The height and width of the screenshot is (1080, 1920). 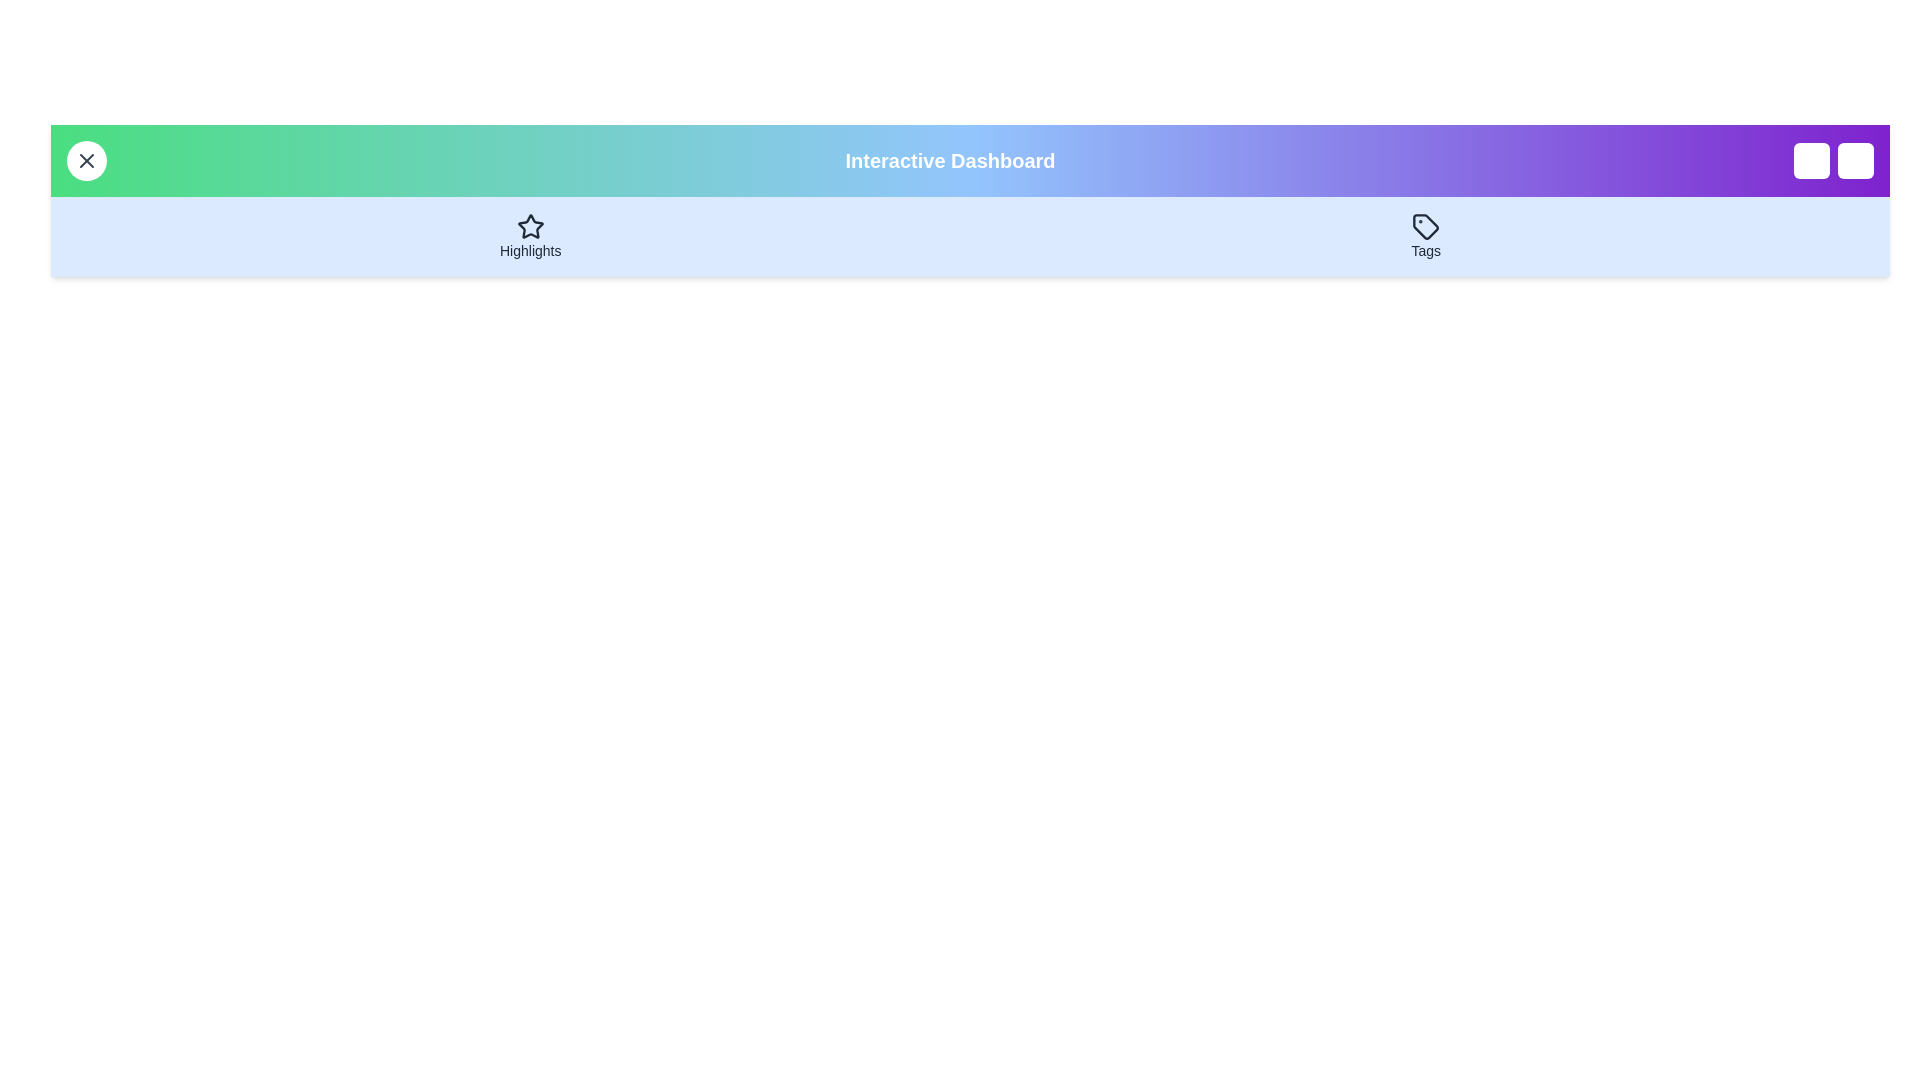 I want to click on the 'Tags' button to navigate to the 'Tags' section, so click(x=1424, y=235).